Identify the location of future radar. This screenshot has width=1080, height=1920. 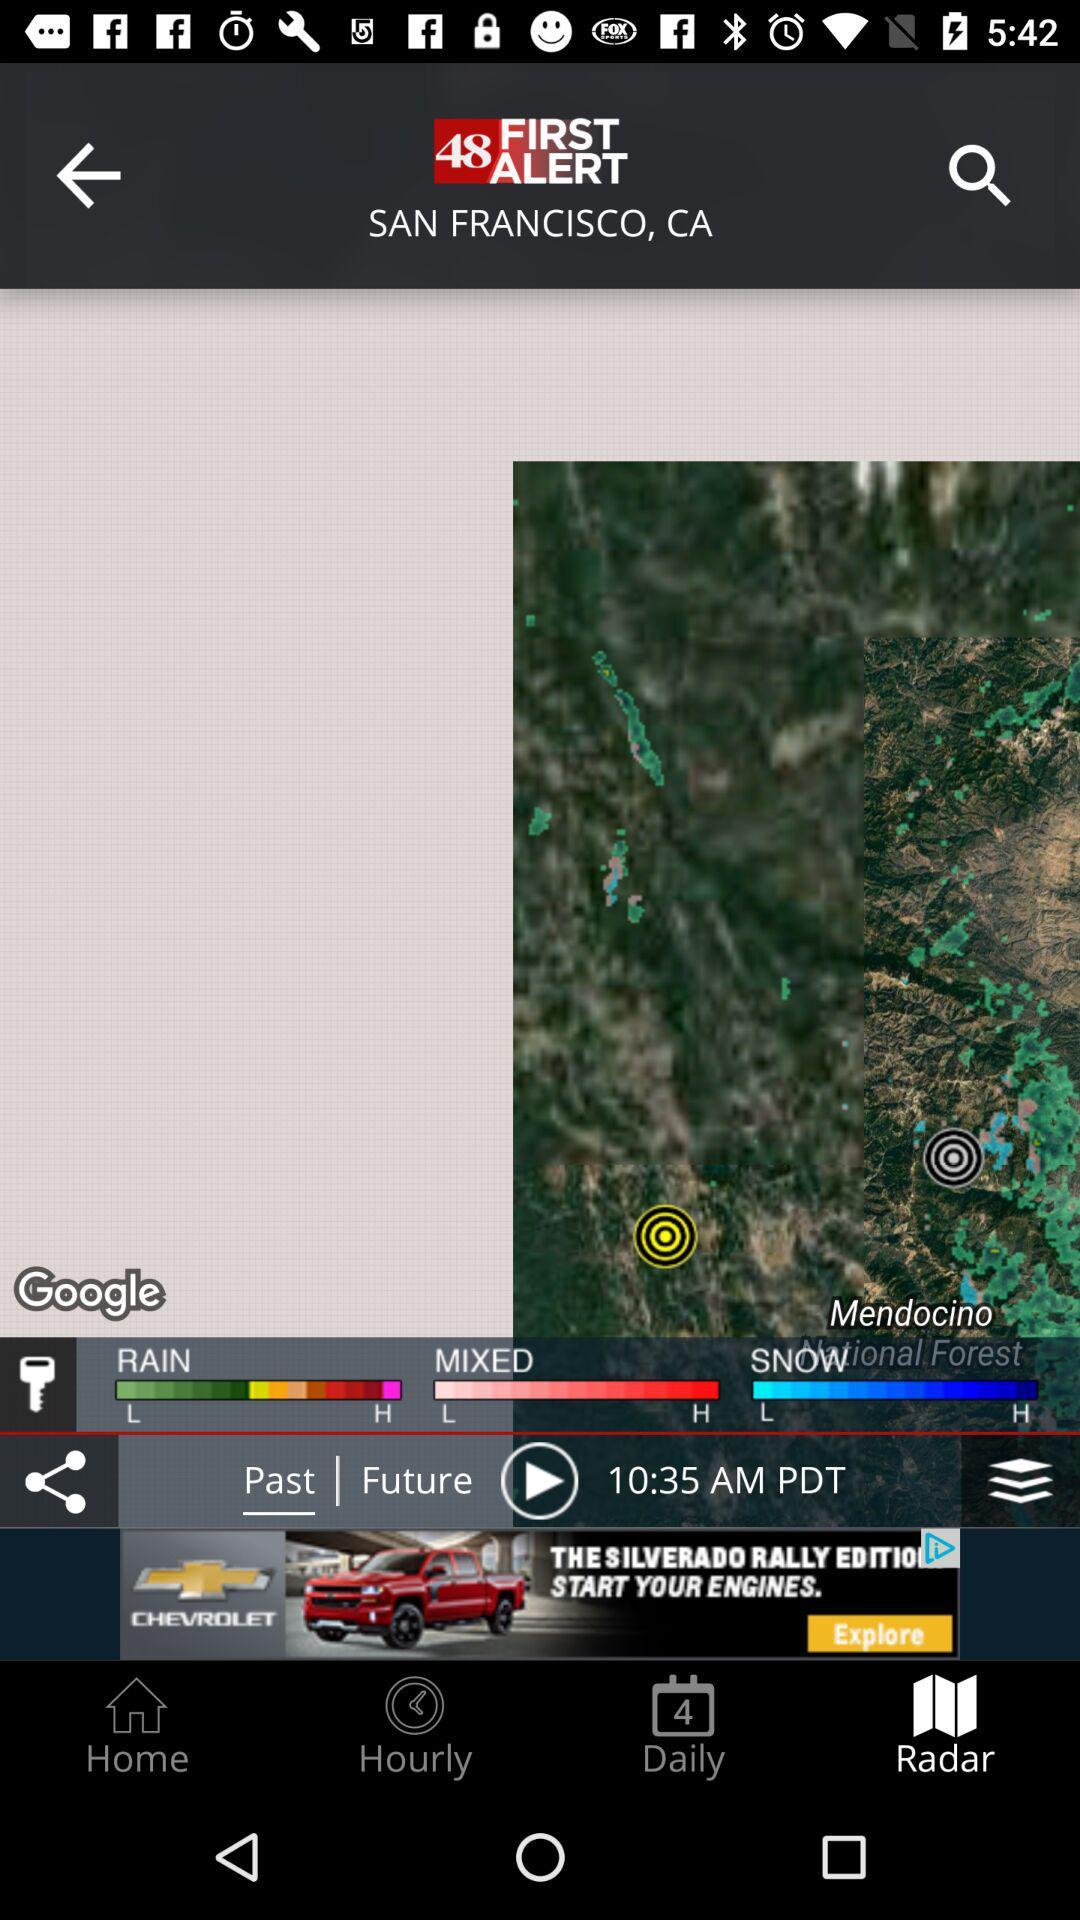
(538, 1480).